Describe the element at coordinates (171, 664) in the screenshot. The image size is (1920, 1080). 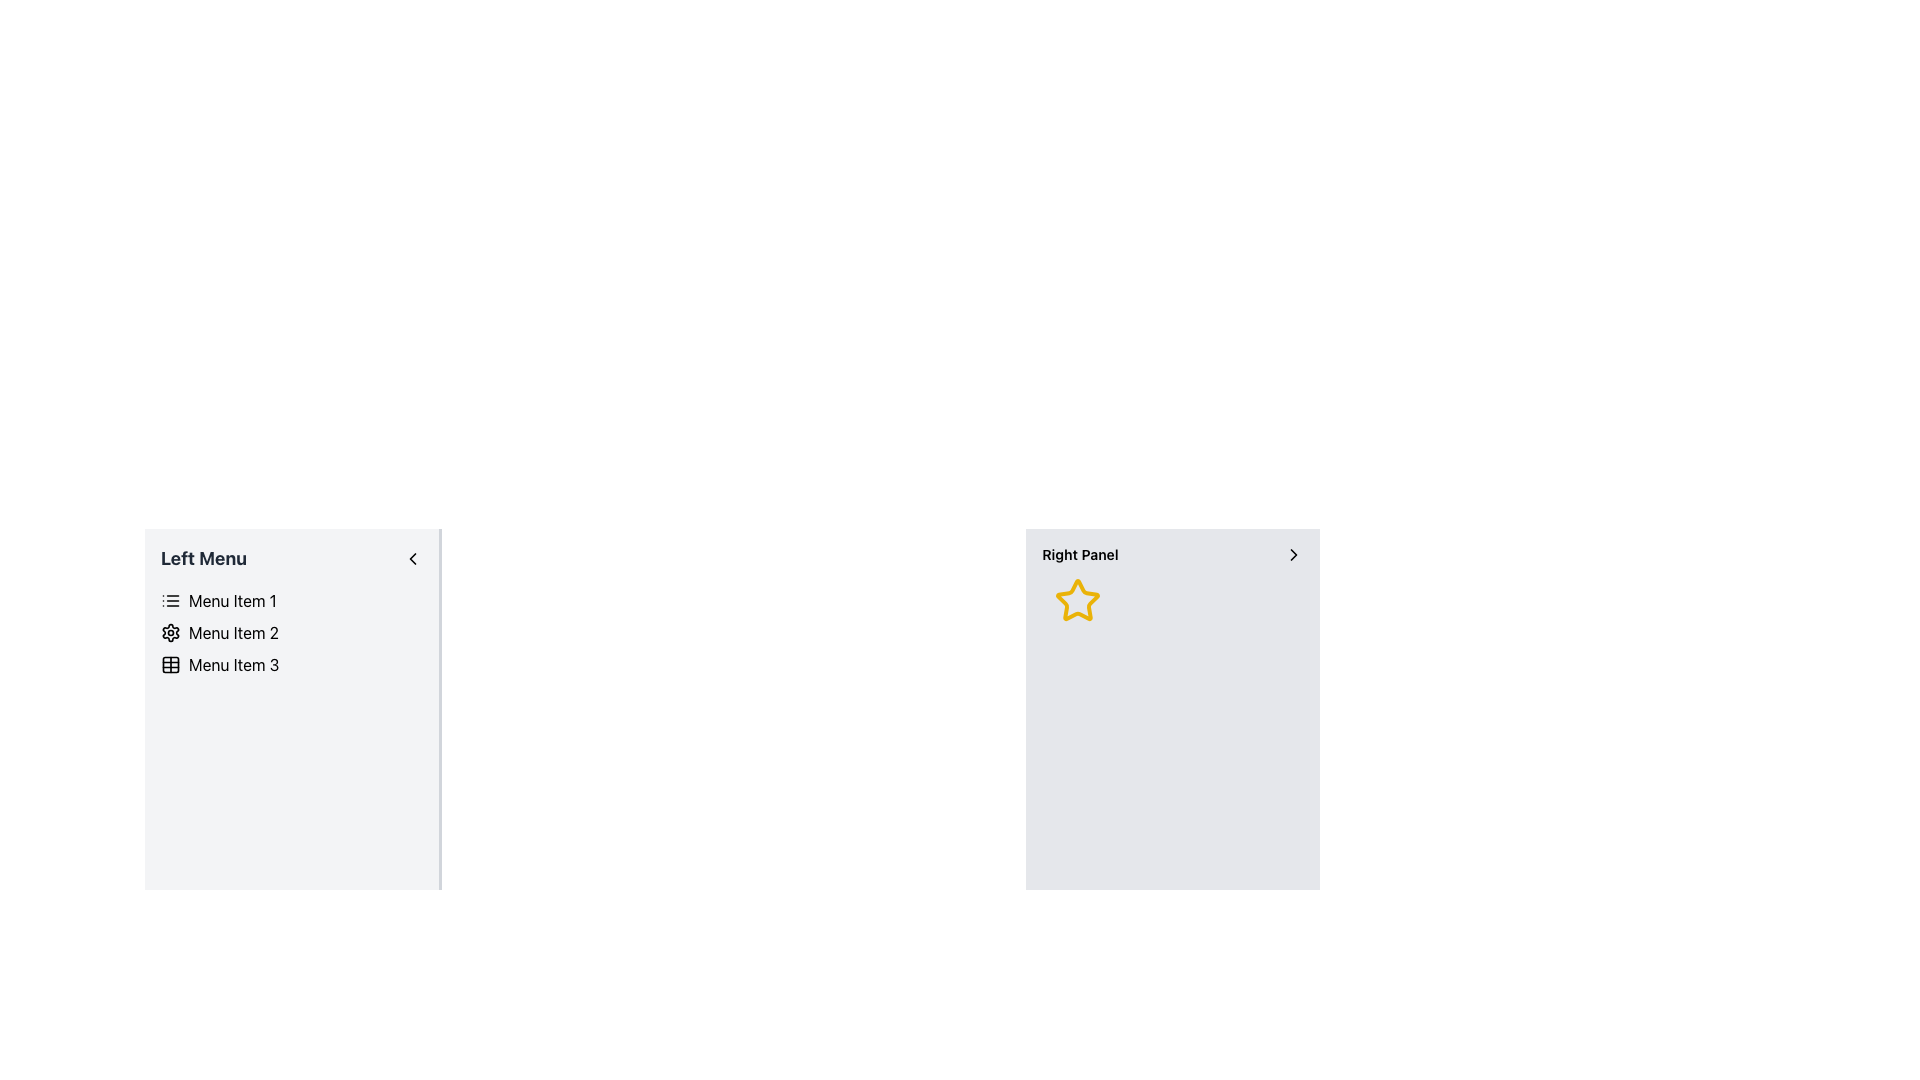
I see `the SVG Rectangle that serves as the central grid block in the bottom-left corner of the application layout under the 'Left Menu'` at that location.